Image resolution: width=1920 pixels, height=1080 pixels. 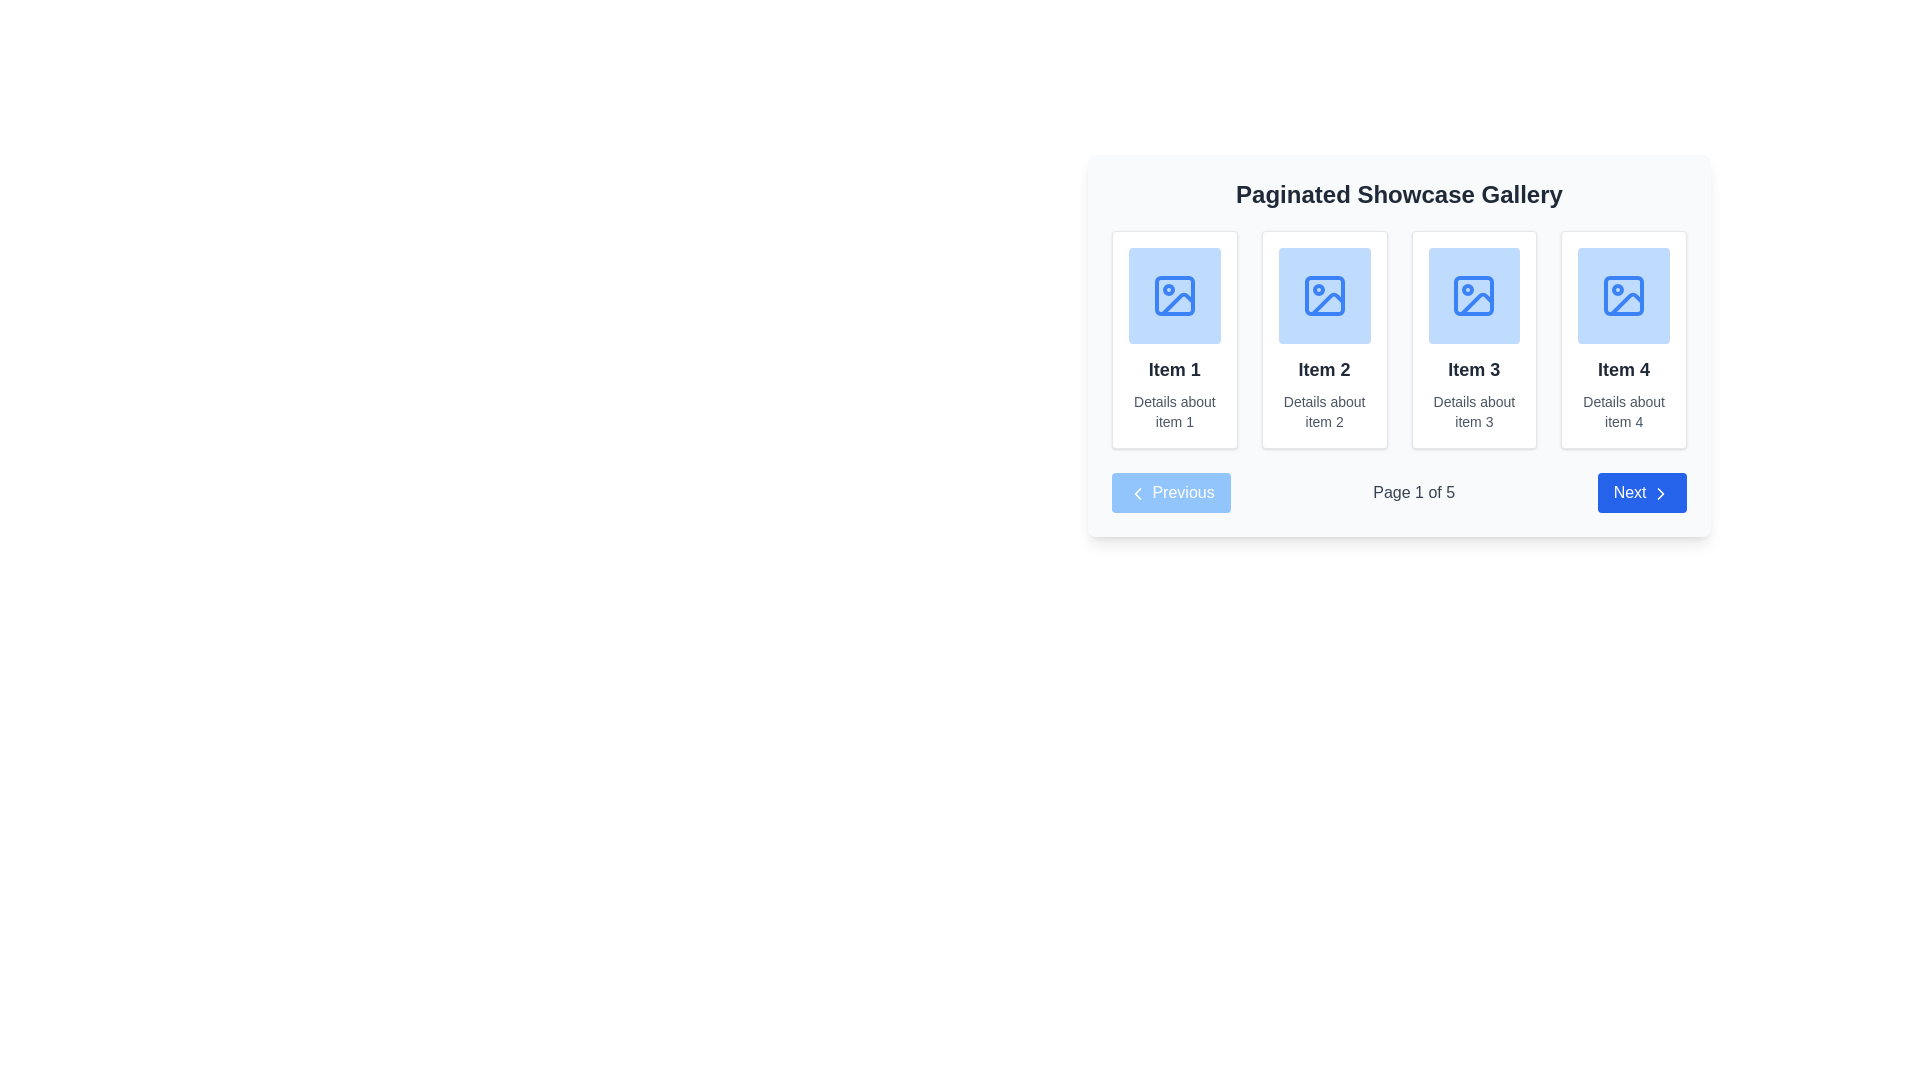 I want to click on the Card component representing 'Item 4', which is the rightmost card in the fourth column of a grid layout, so click(x=1624, y=338).